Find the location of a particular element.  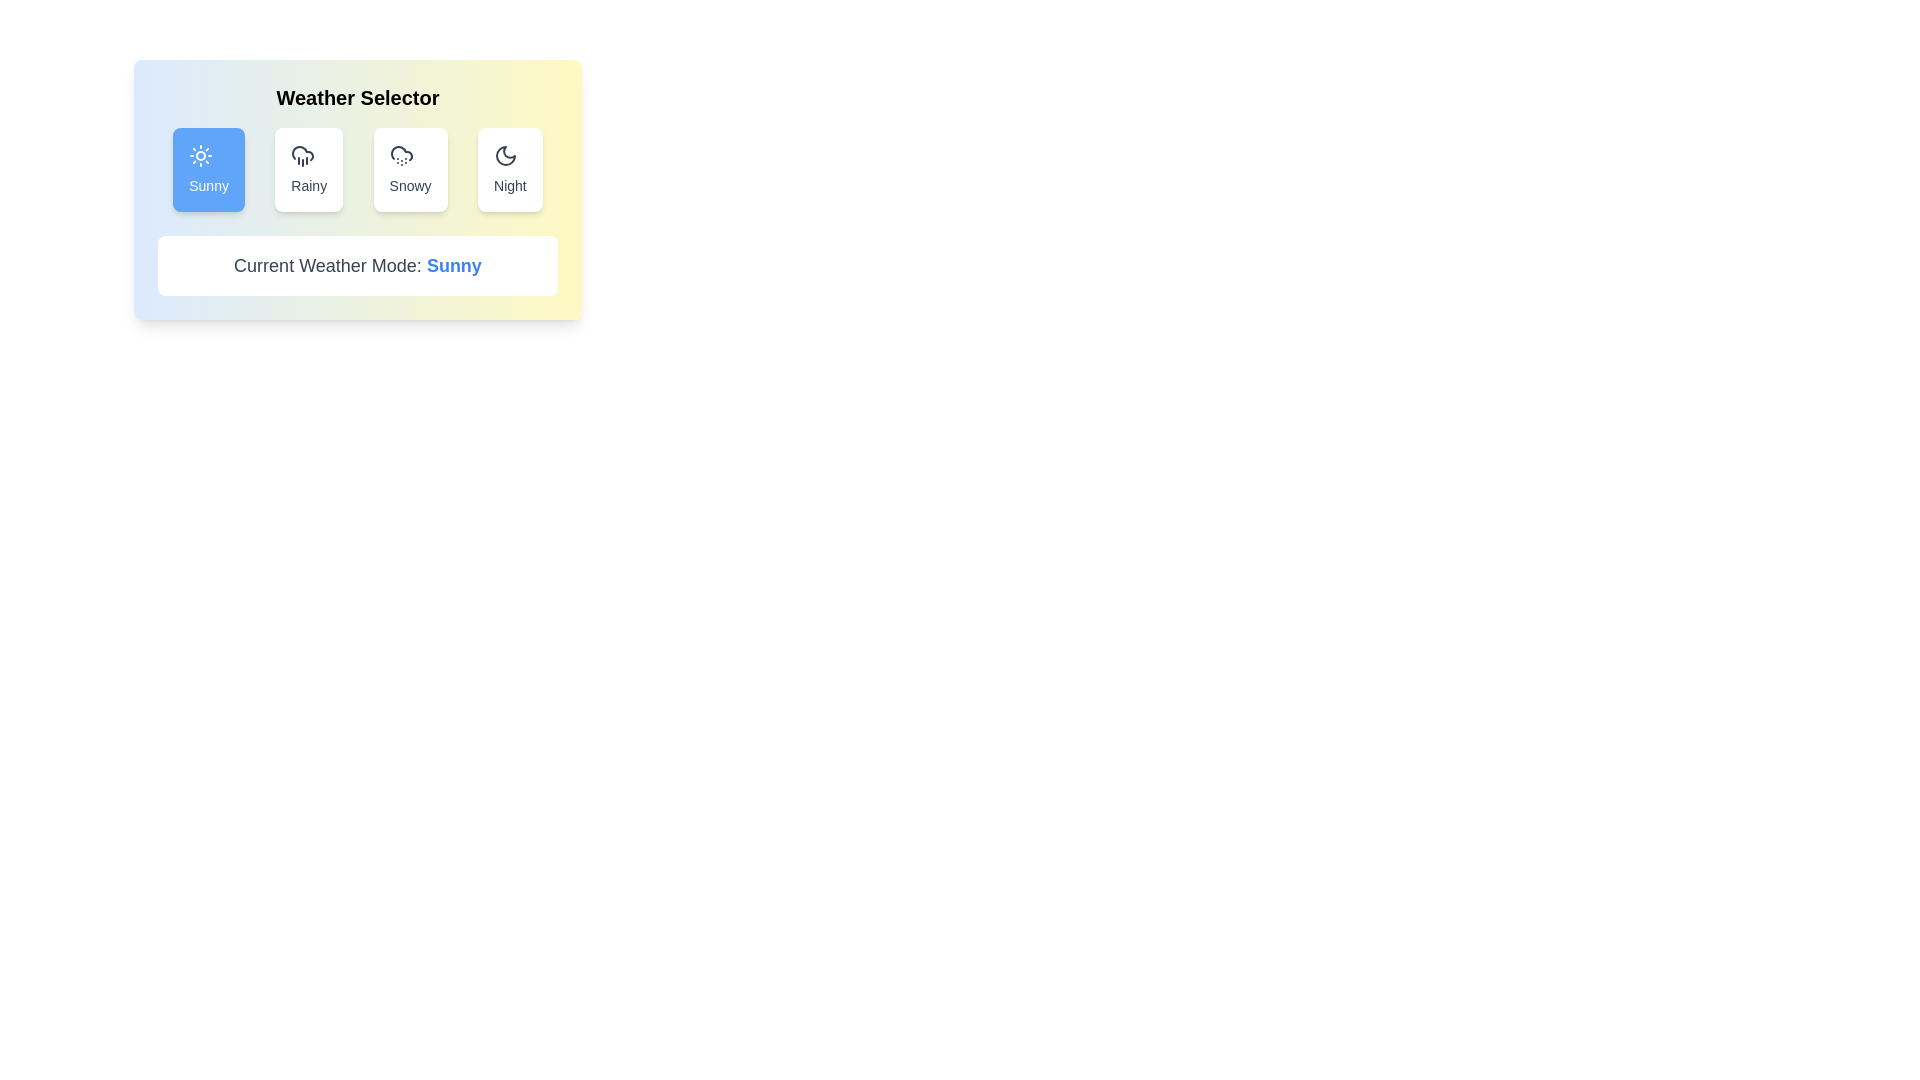

the button corresponding to the weather option Sunny is located at coordinates (209, 168).